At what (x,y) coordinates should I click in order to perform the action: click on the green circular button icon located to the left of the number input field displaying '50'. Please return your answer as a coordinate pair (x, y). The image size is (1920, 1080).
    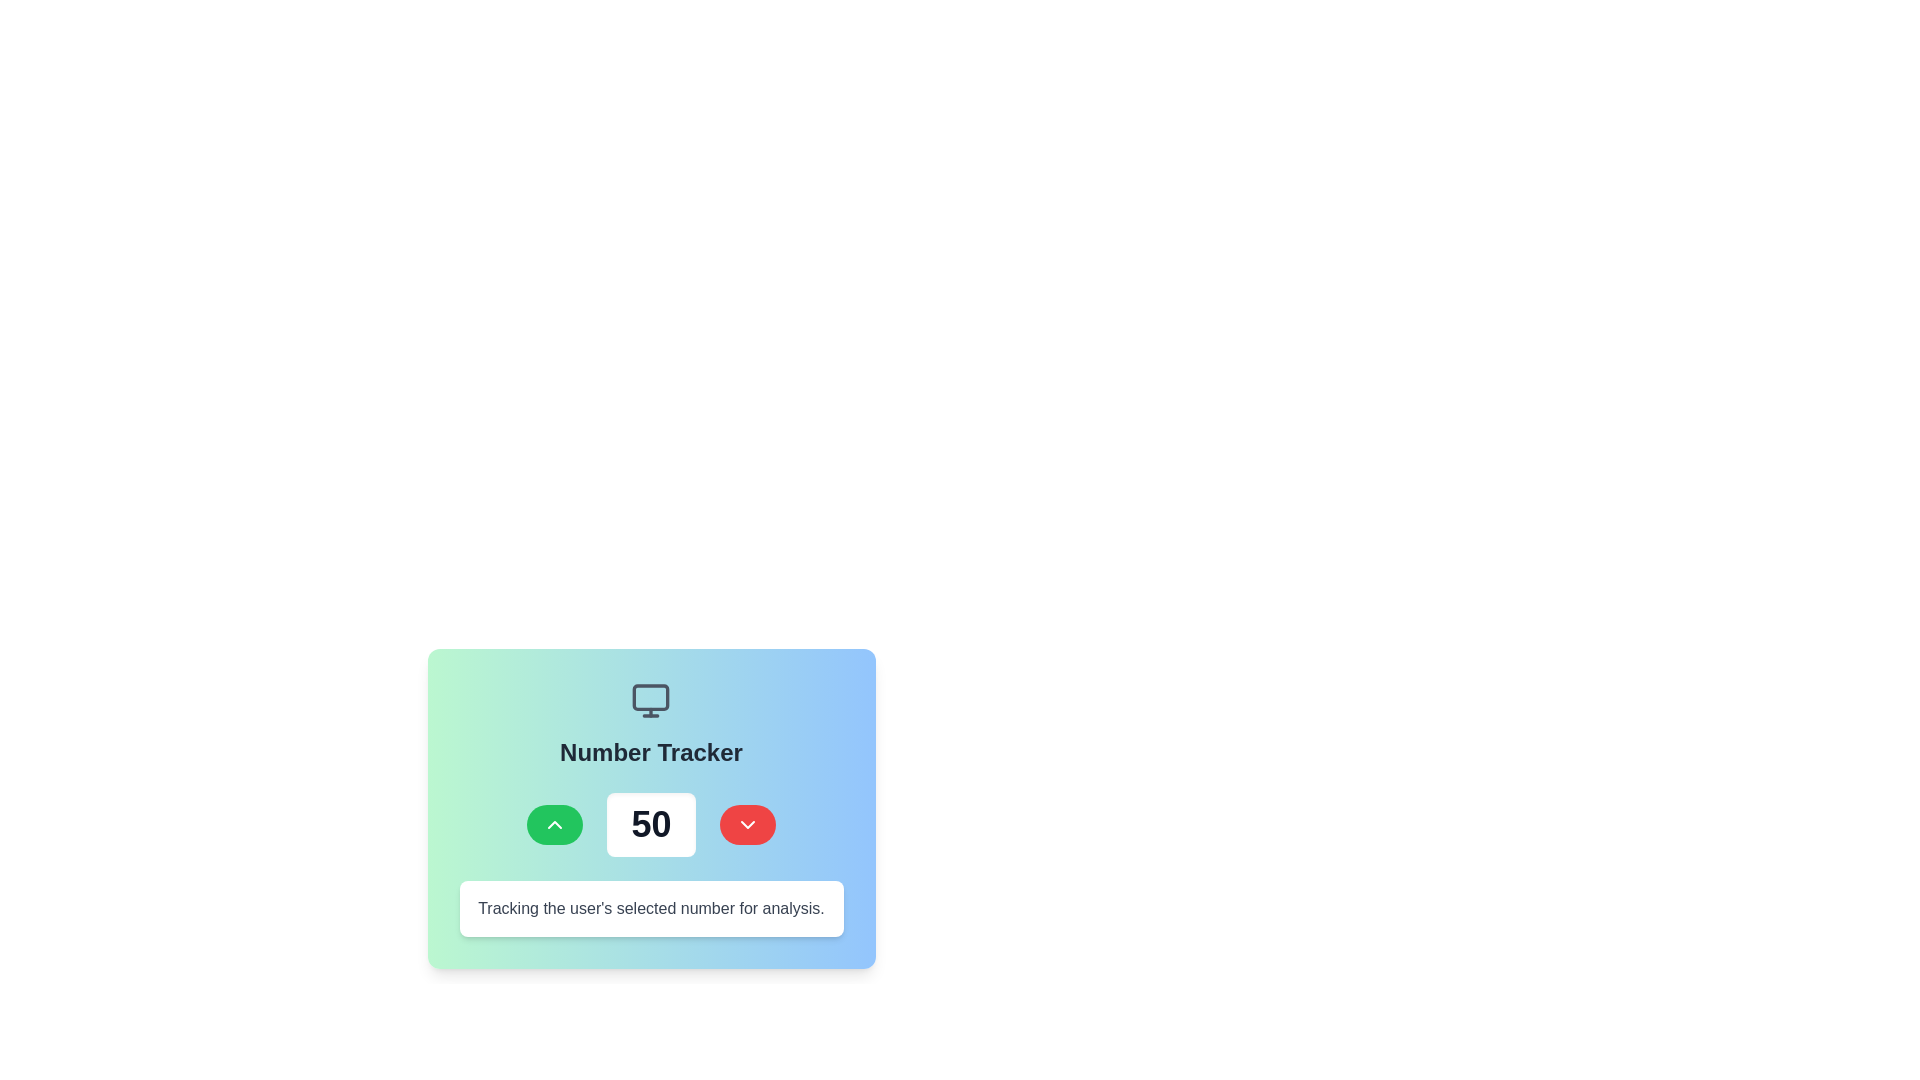
    Looking at the image, I should click on (555, 825).